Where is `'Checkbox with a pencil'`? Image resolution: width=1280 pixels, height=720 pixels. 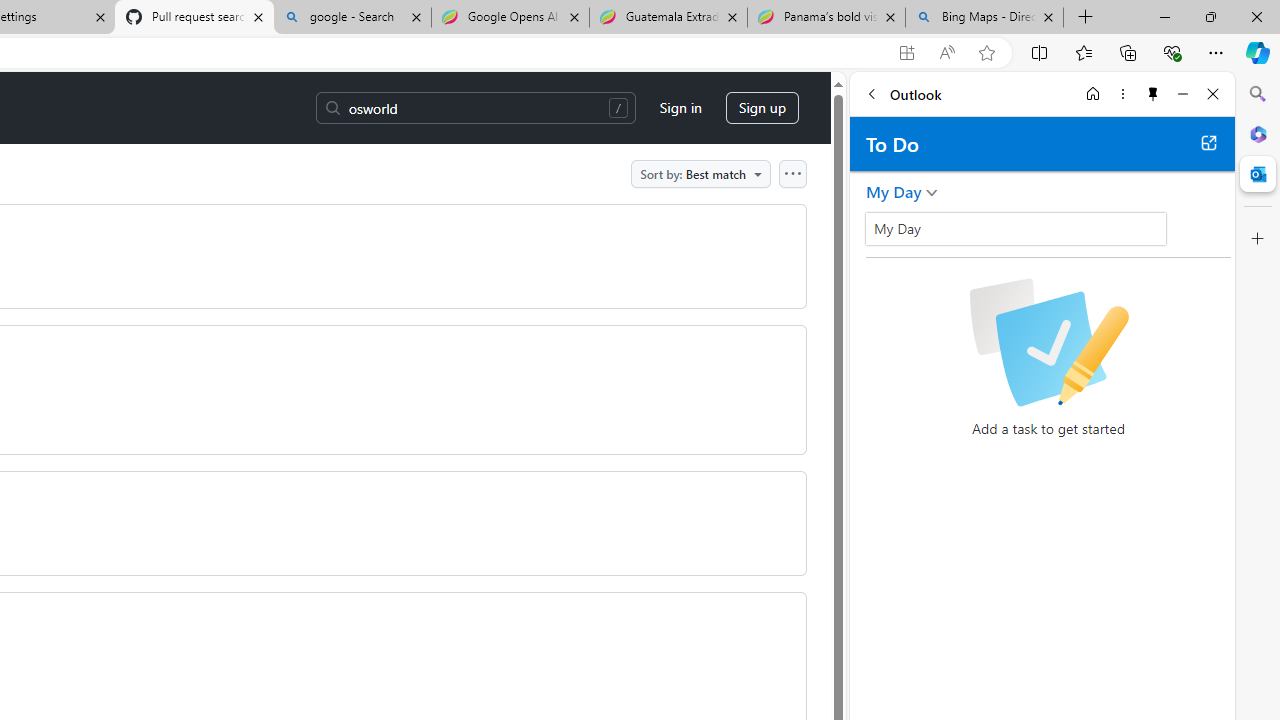 'Checkbox with a pencil' is located at coordinates (1047, 342).